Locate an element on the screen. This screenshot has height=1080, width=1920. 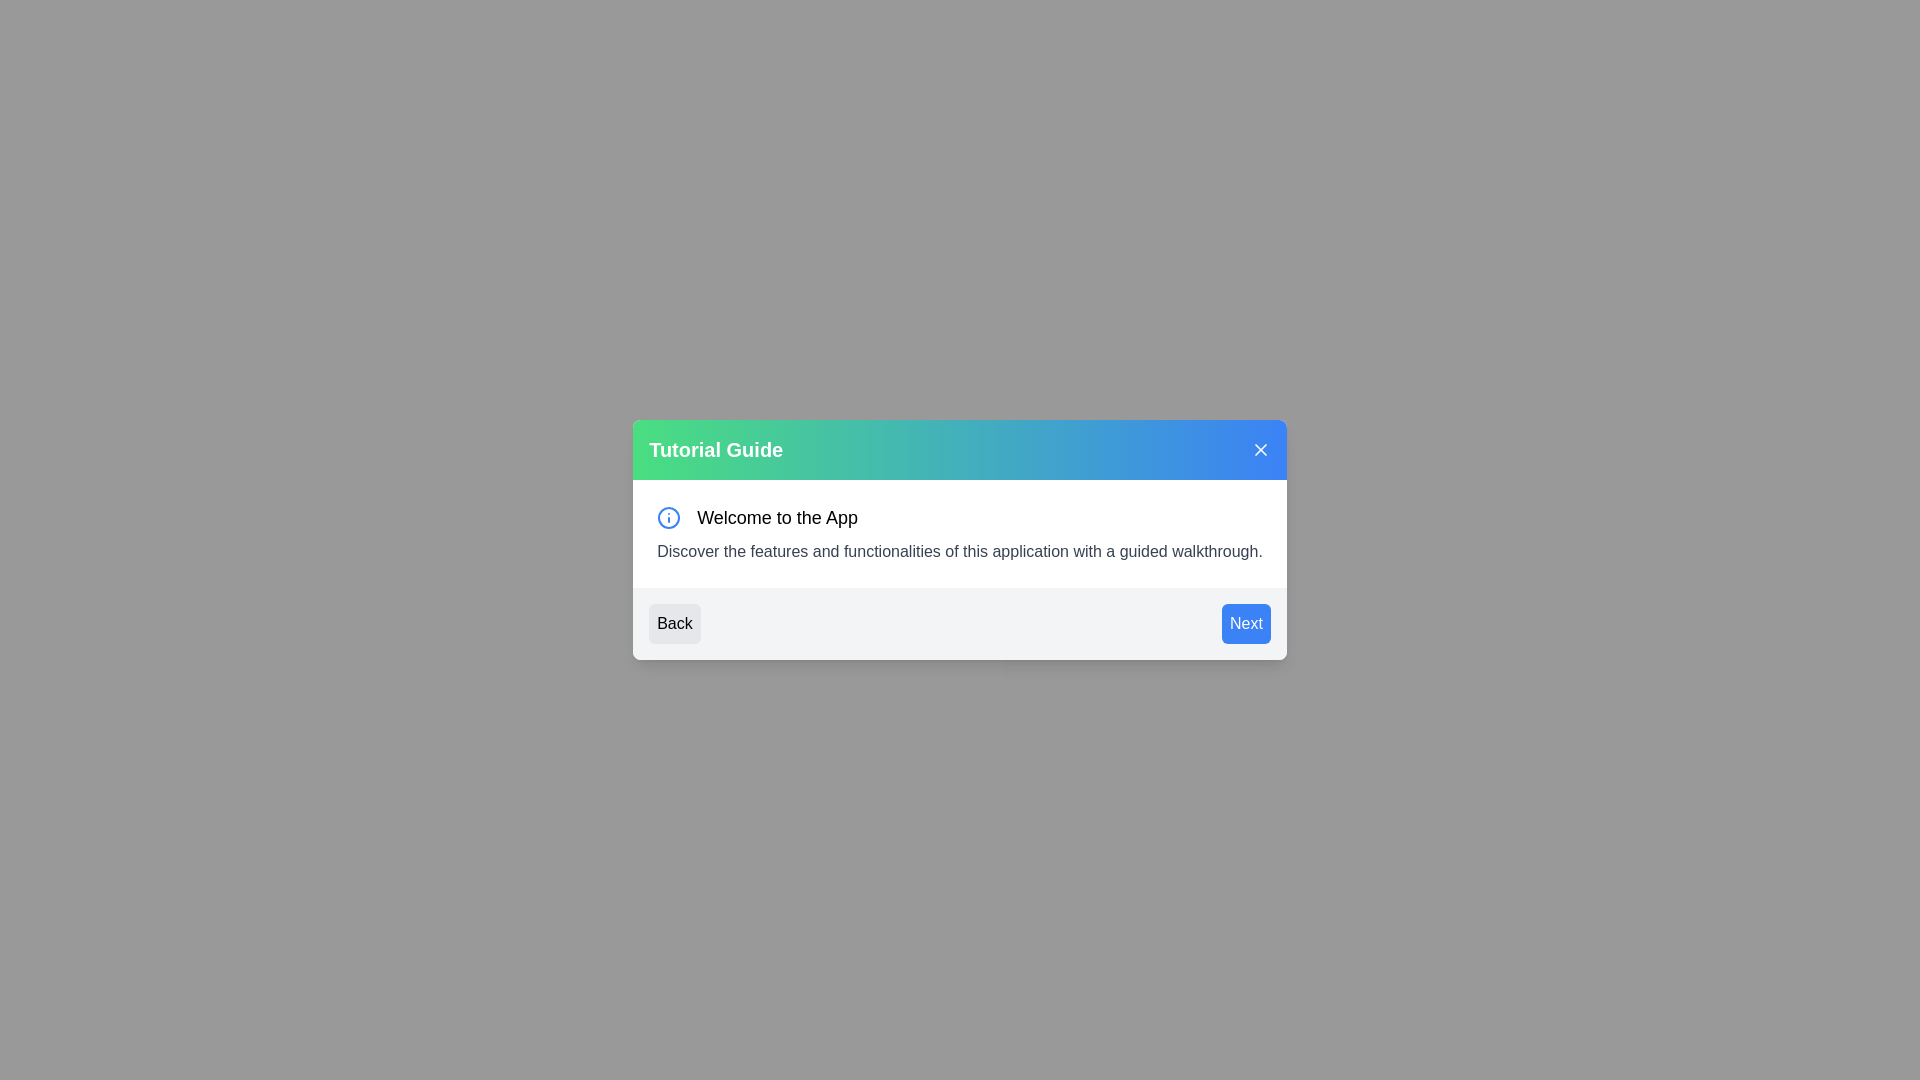
the 'X' icon in the top-right corner of the modal window is located at coordinates (1259, 450).